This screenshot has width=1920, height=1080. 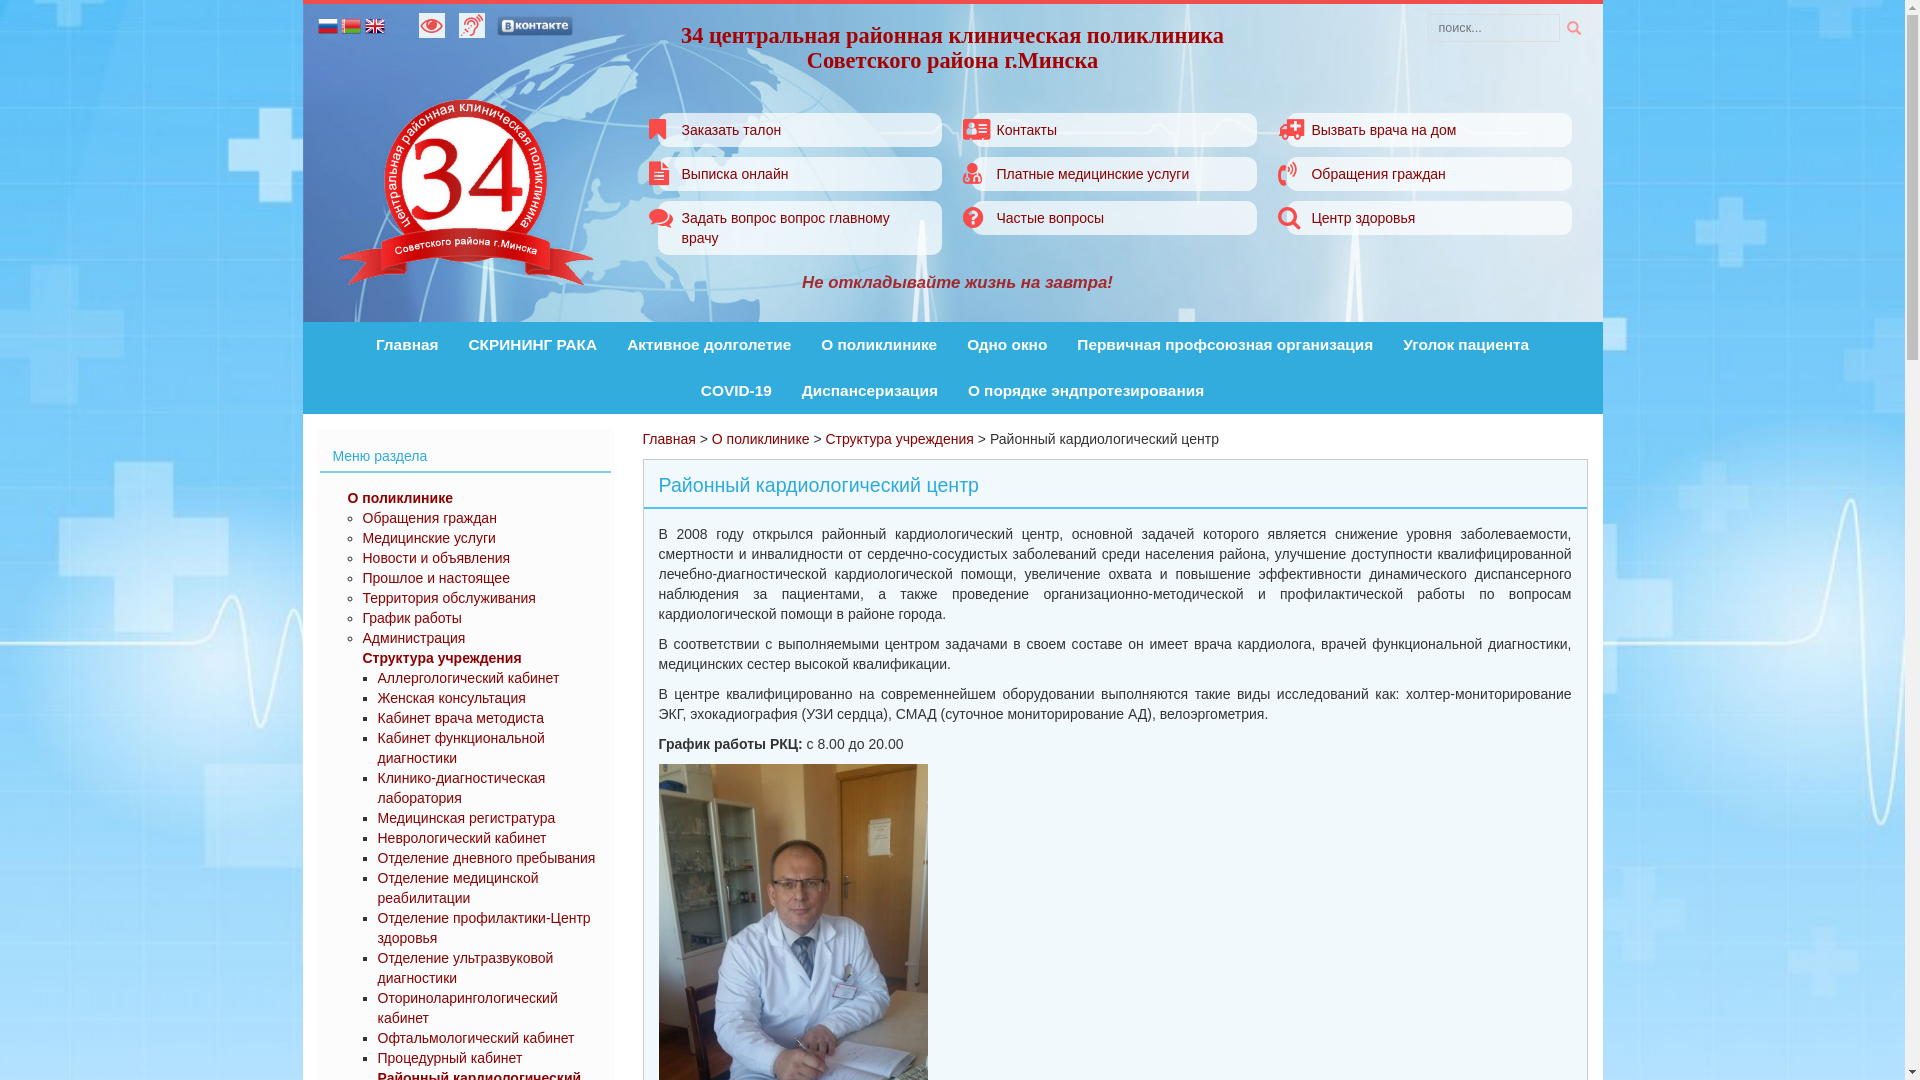 What do you see at coordinates (735, 390) in the screenshot?
I see `'COVID-19'` at bounding box center [735, 390].